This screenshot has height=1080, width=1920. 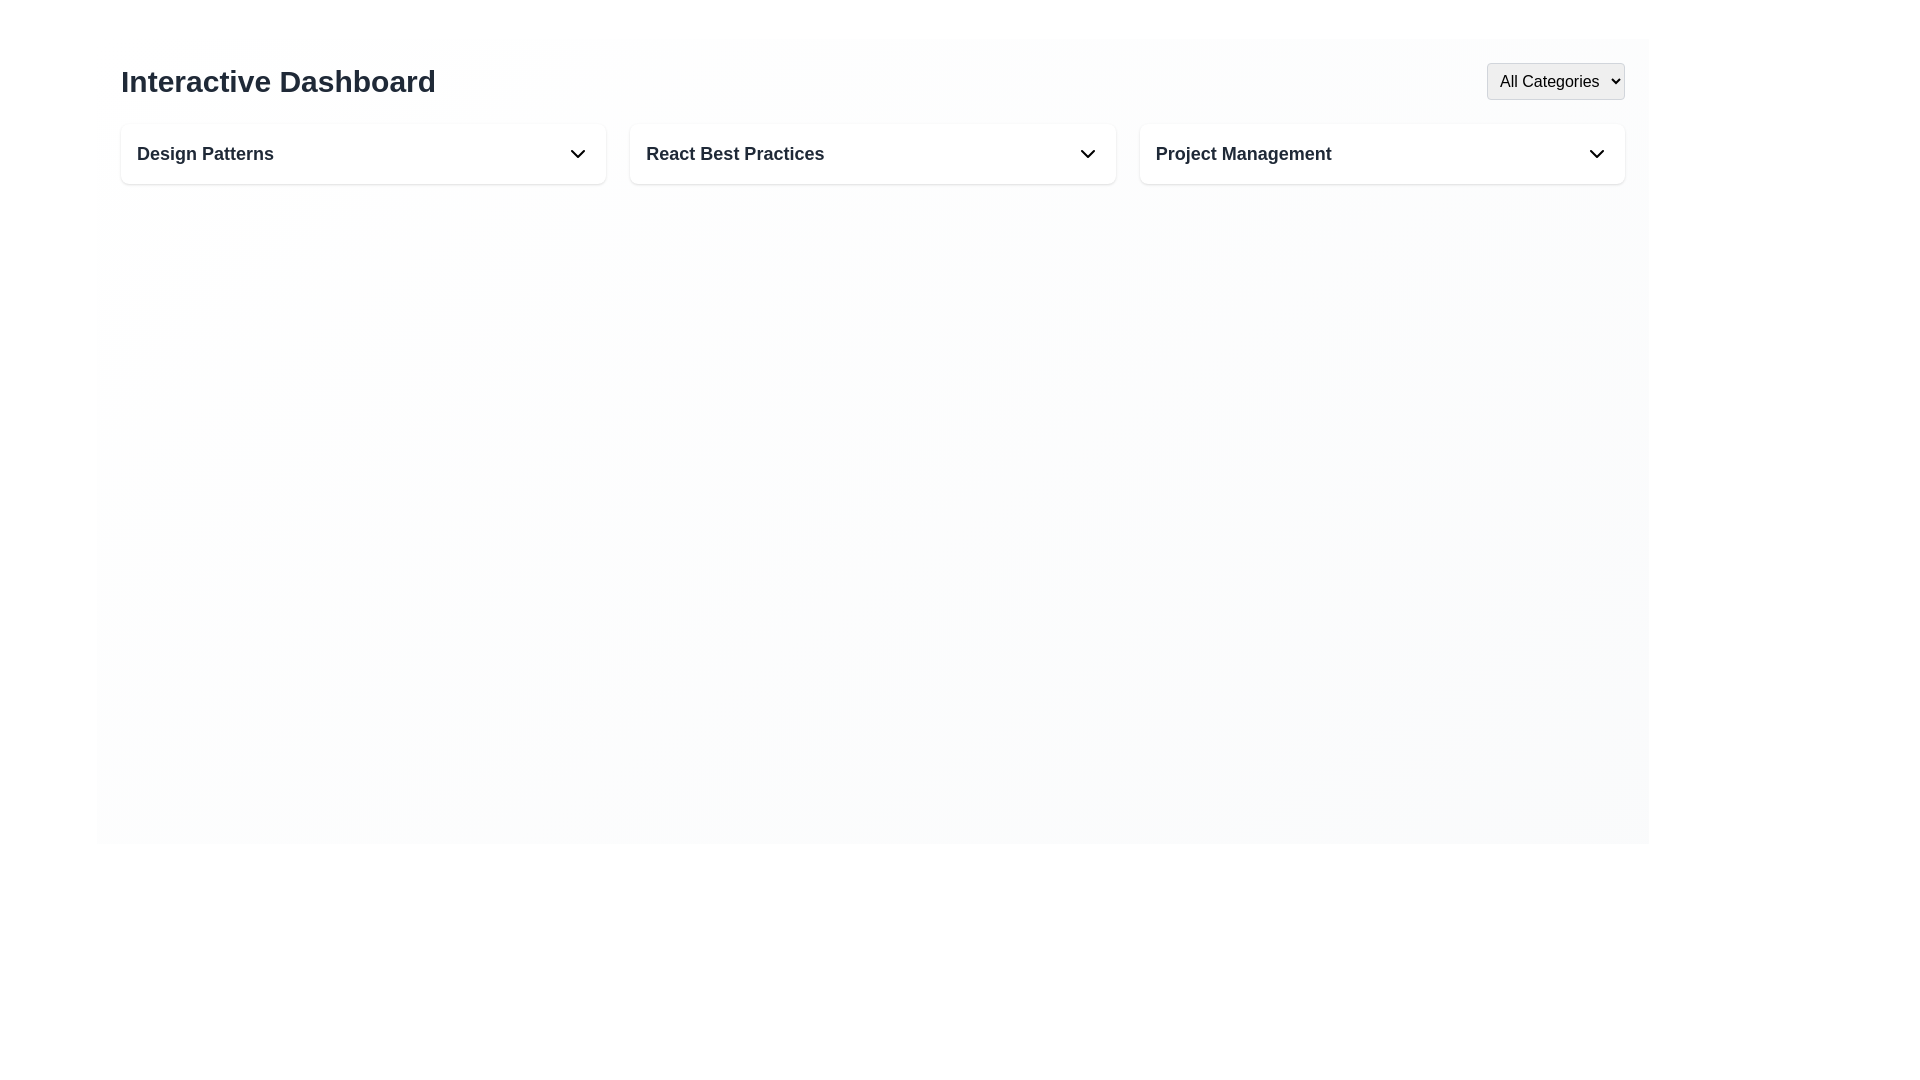 I want to click on the chevron-down icon button that toggles the dropdown menu for the 'Design Patterns' category, so click(x=577, y=153).